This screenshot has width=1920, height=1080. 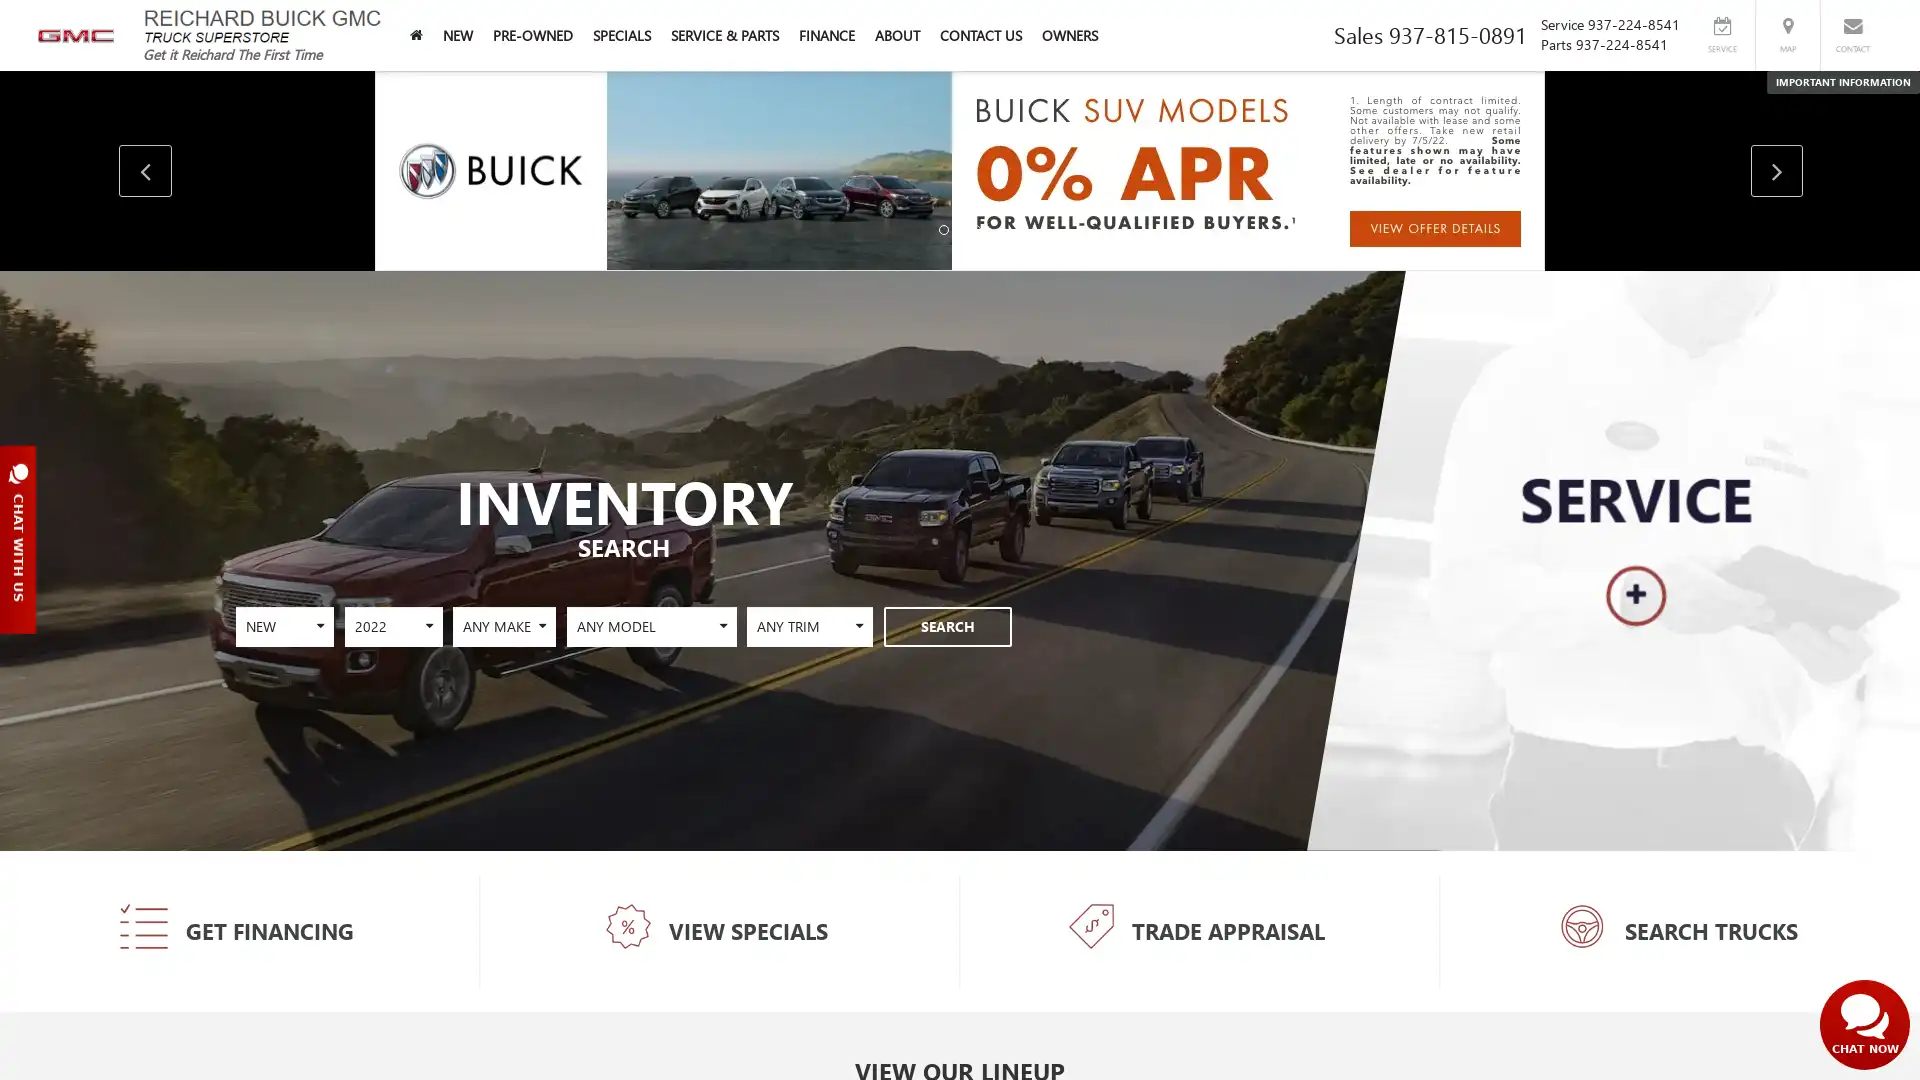 What do you see at coordinates (1864, 1025) in the screenshot?
I see `Chat Icon CHAT NOW` at bounding box center [1864, 1025].